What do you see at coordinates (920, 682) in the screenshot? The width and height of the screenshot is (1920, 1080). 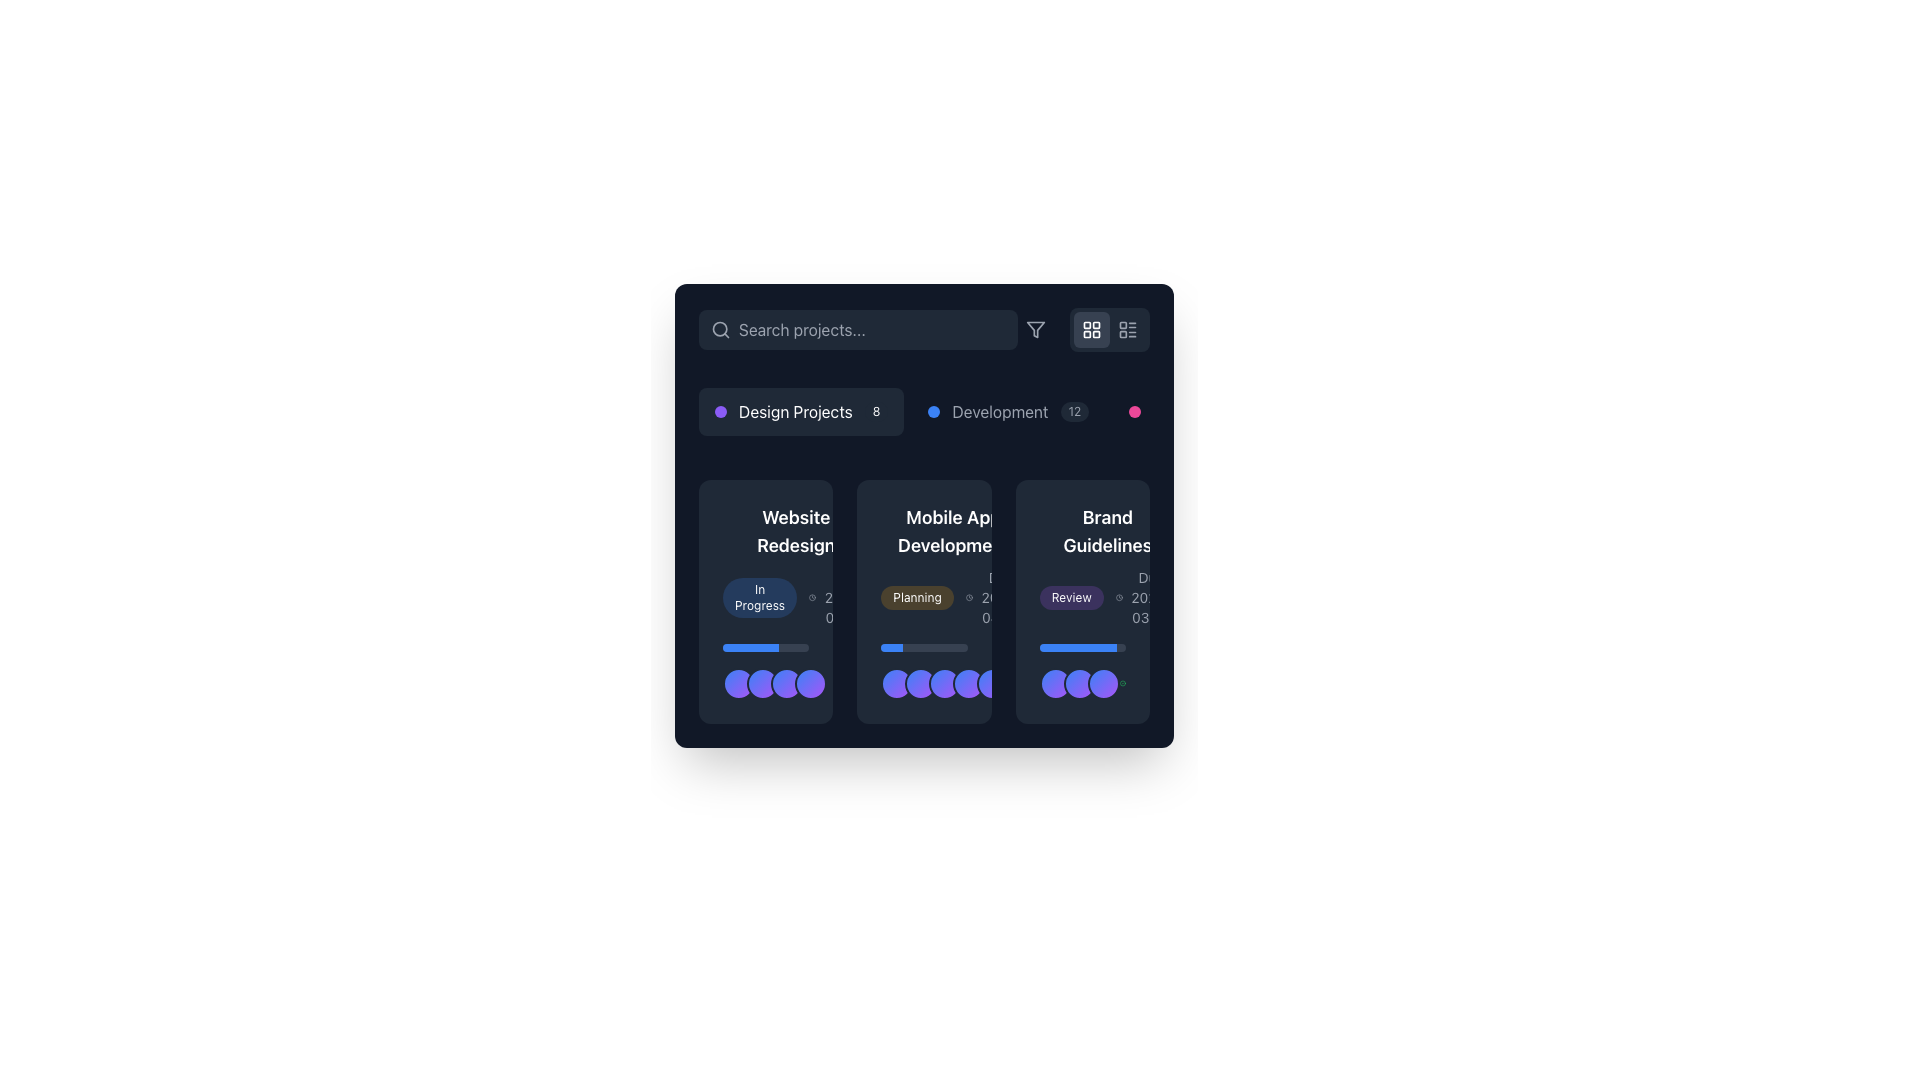 I see `the second circular badge in the 'Mobile App Development' card, which serves as a visual indicator among six adjacent badges` at bounding box center [920, 682].